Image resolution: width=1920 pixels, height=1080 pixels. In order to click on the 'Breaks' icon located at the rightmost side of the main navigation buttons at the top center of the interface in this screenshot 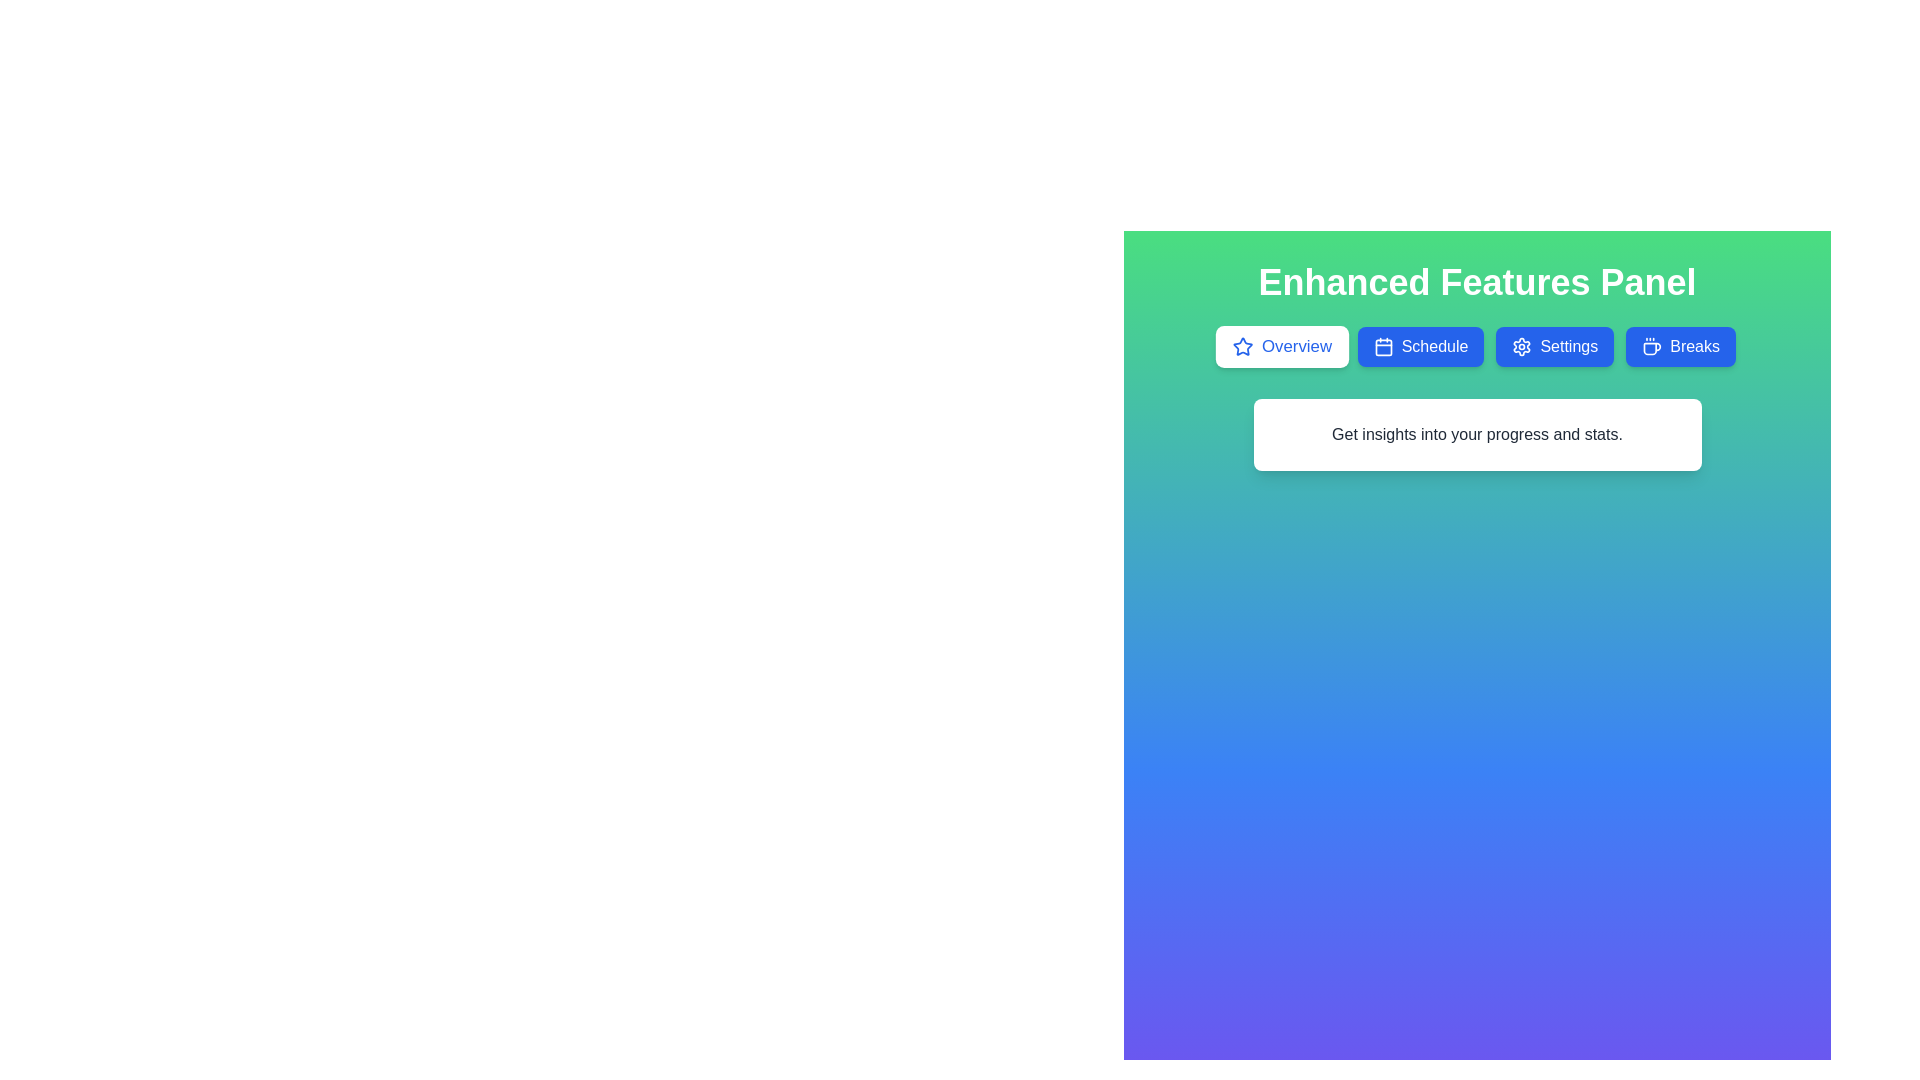, I will do `click(1652, 346)`.